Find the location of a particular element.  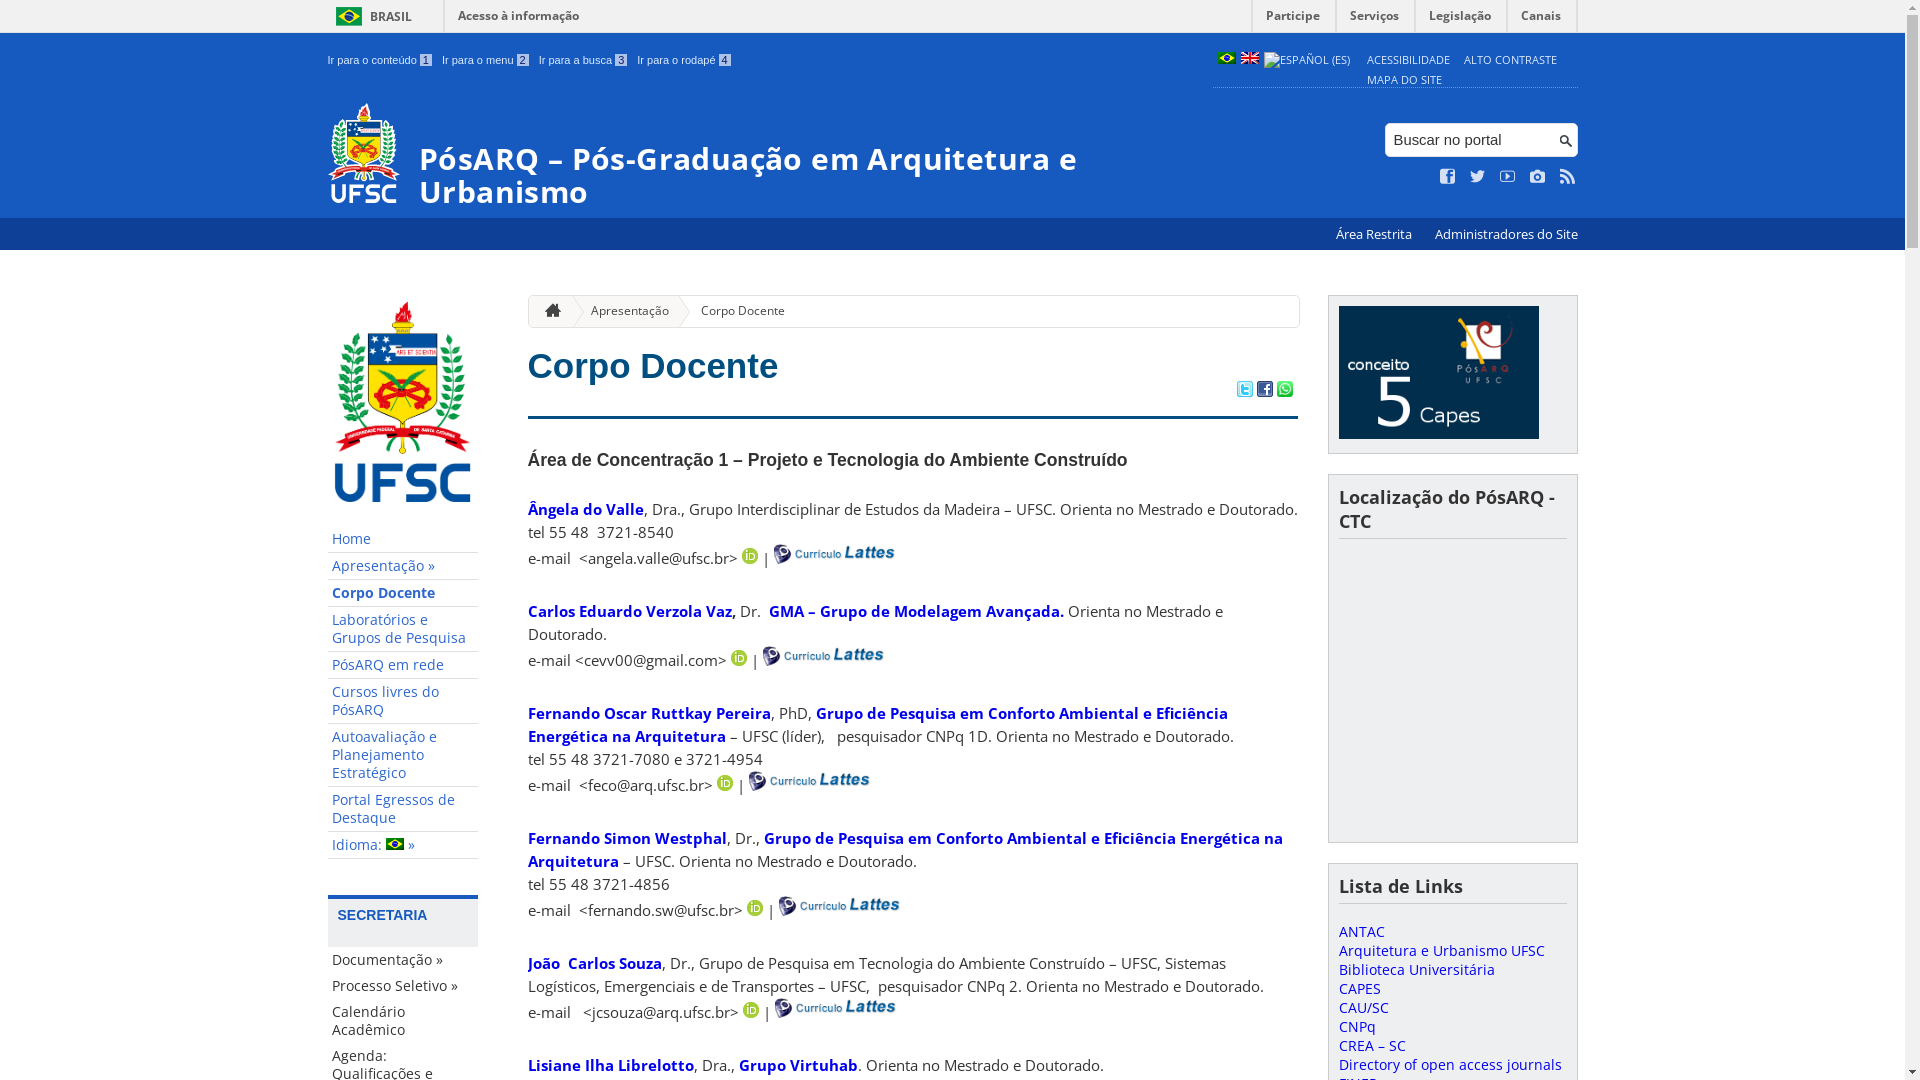

'BRASIL' is located at coordinates (370, 16).